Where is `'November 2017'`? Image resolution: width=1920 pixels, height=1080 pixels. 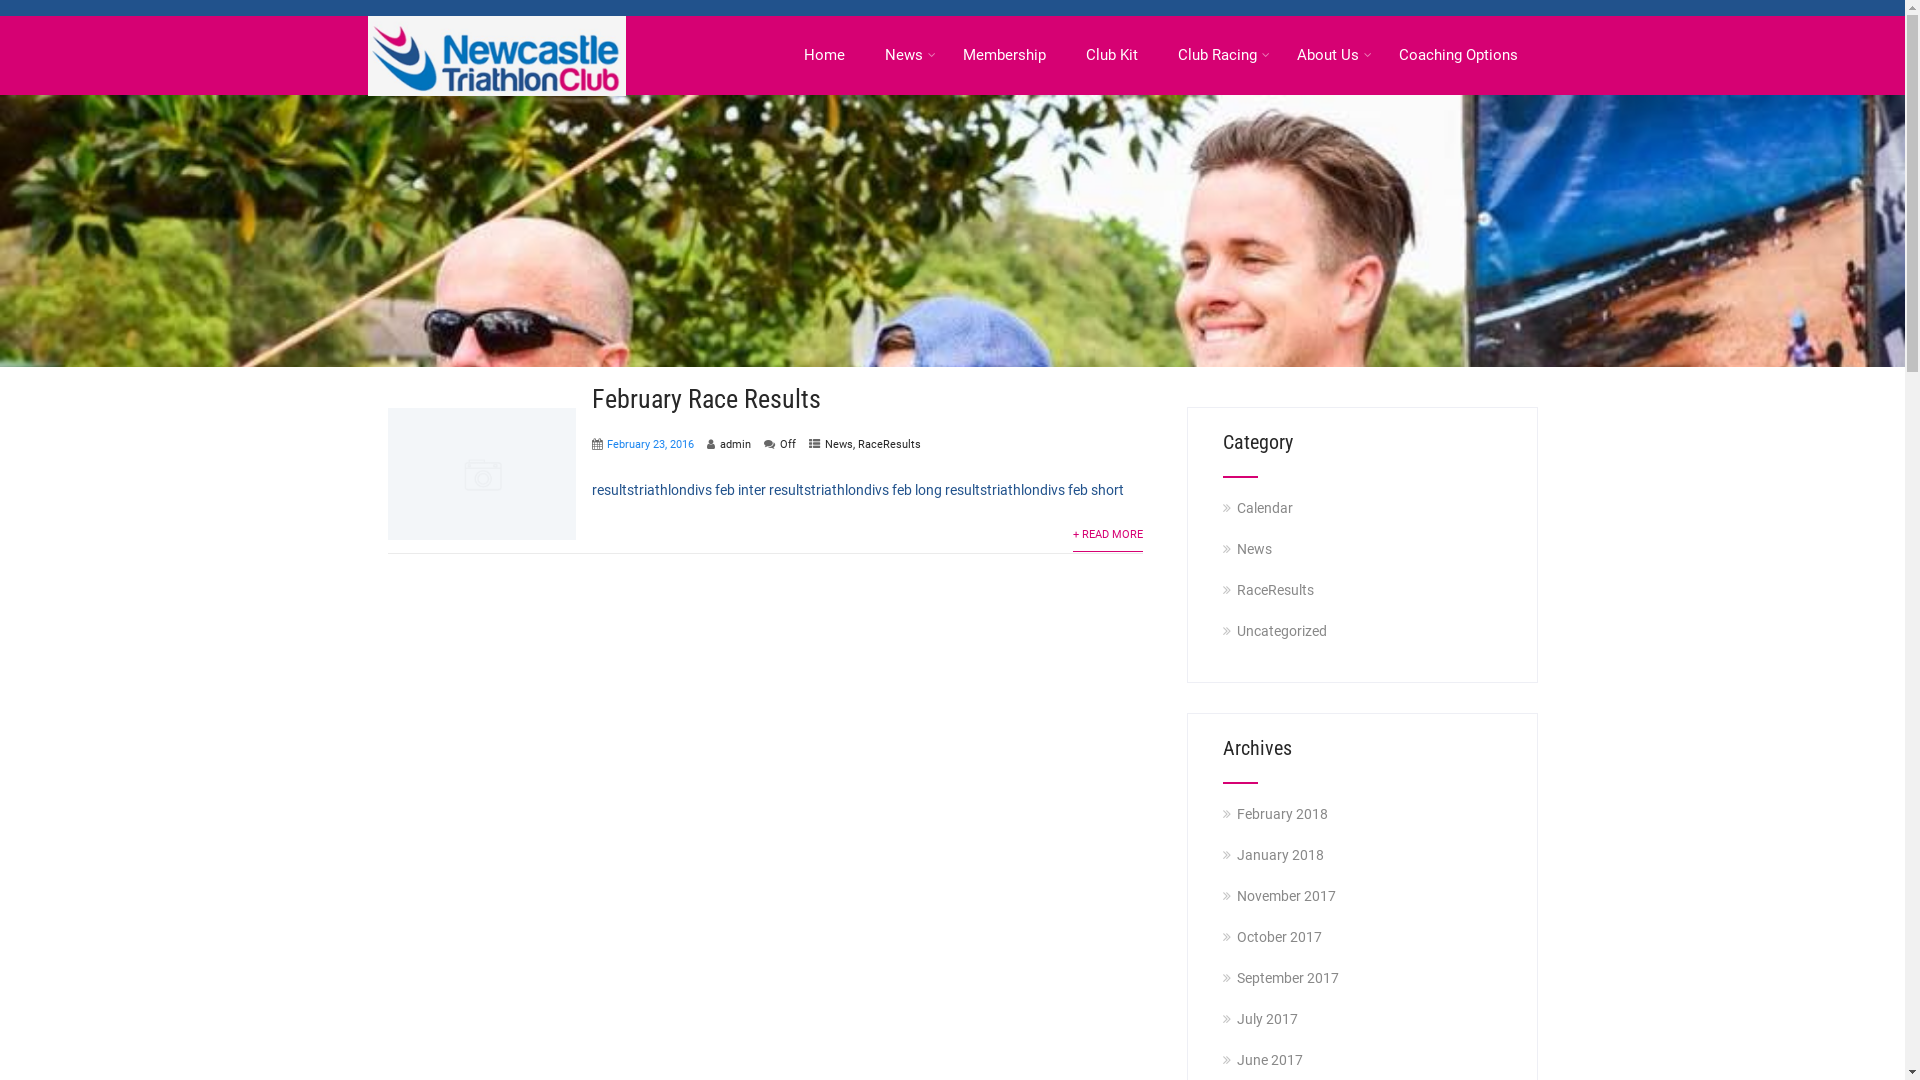
'November 2017' is located at coordinates (1286, 894).